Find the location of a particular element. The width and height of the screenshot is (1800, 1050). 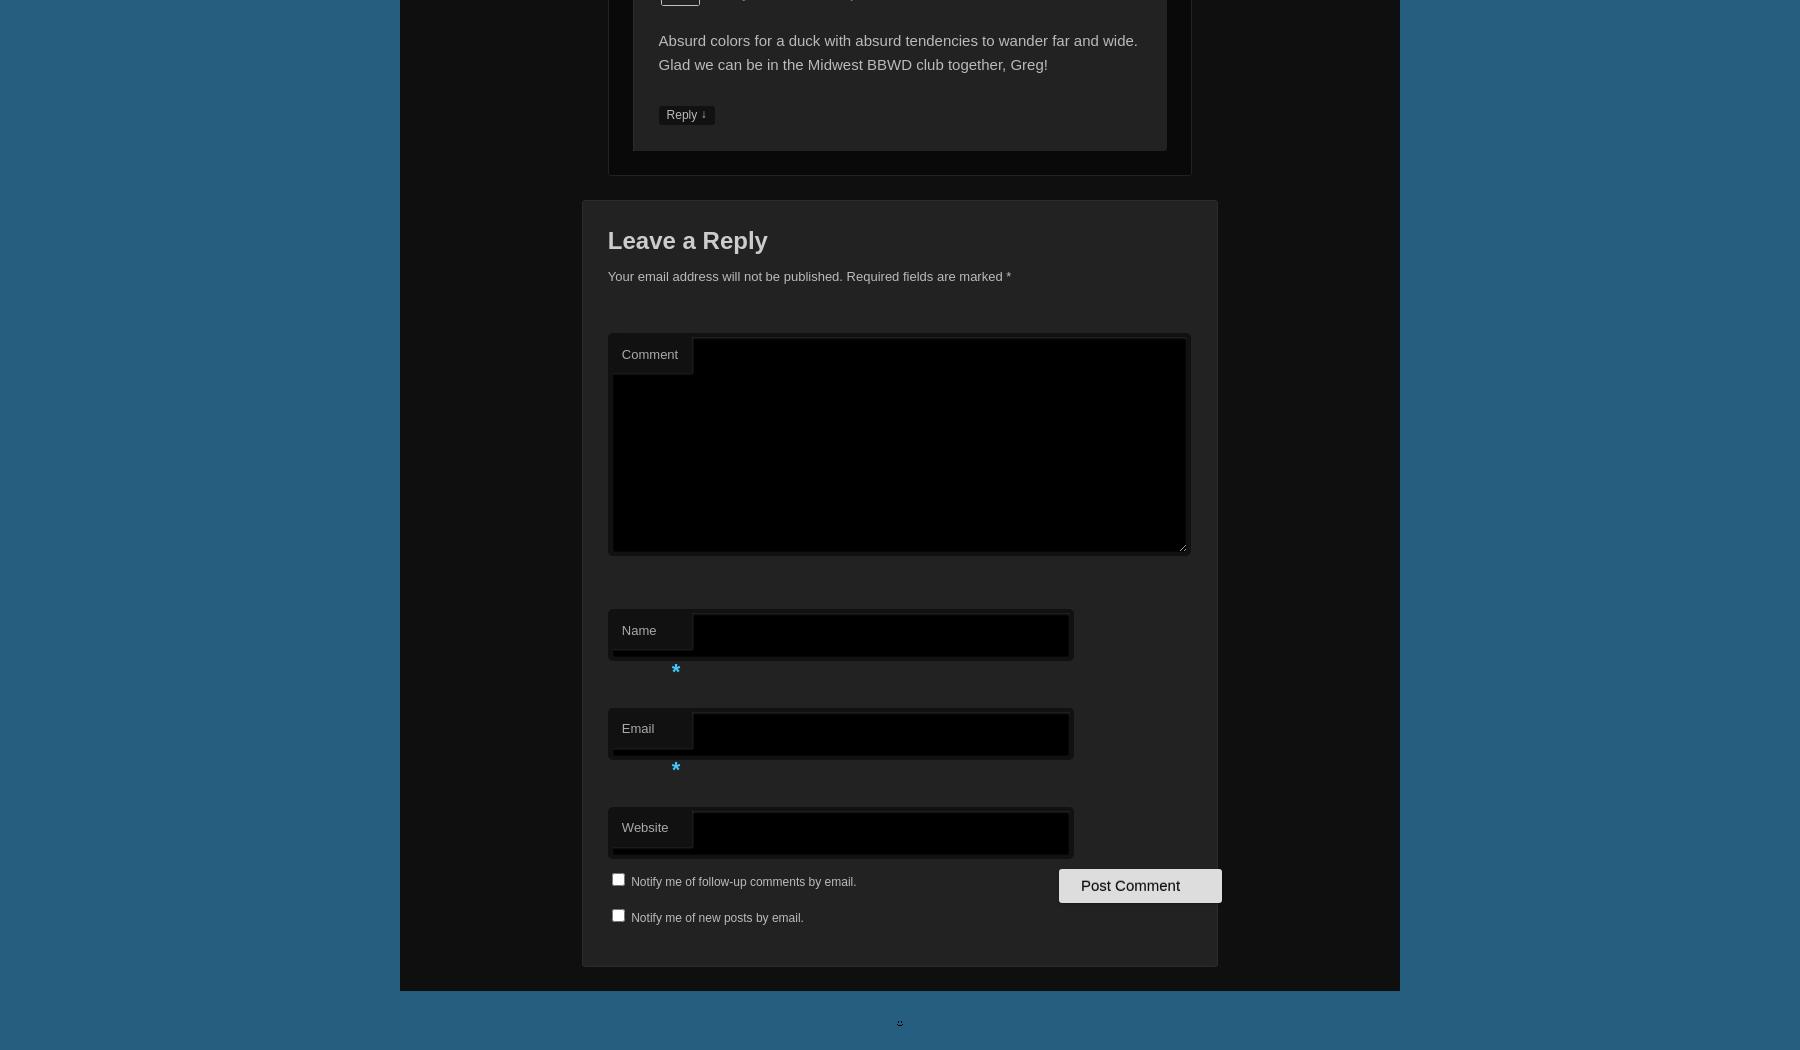

'Reply' is located at coordinates (681, 113).